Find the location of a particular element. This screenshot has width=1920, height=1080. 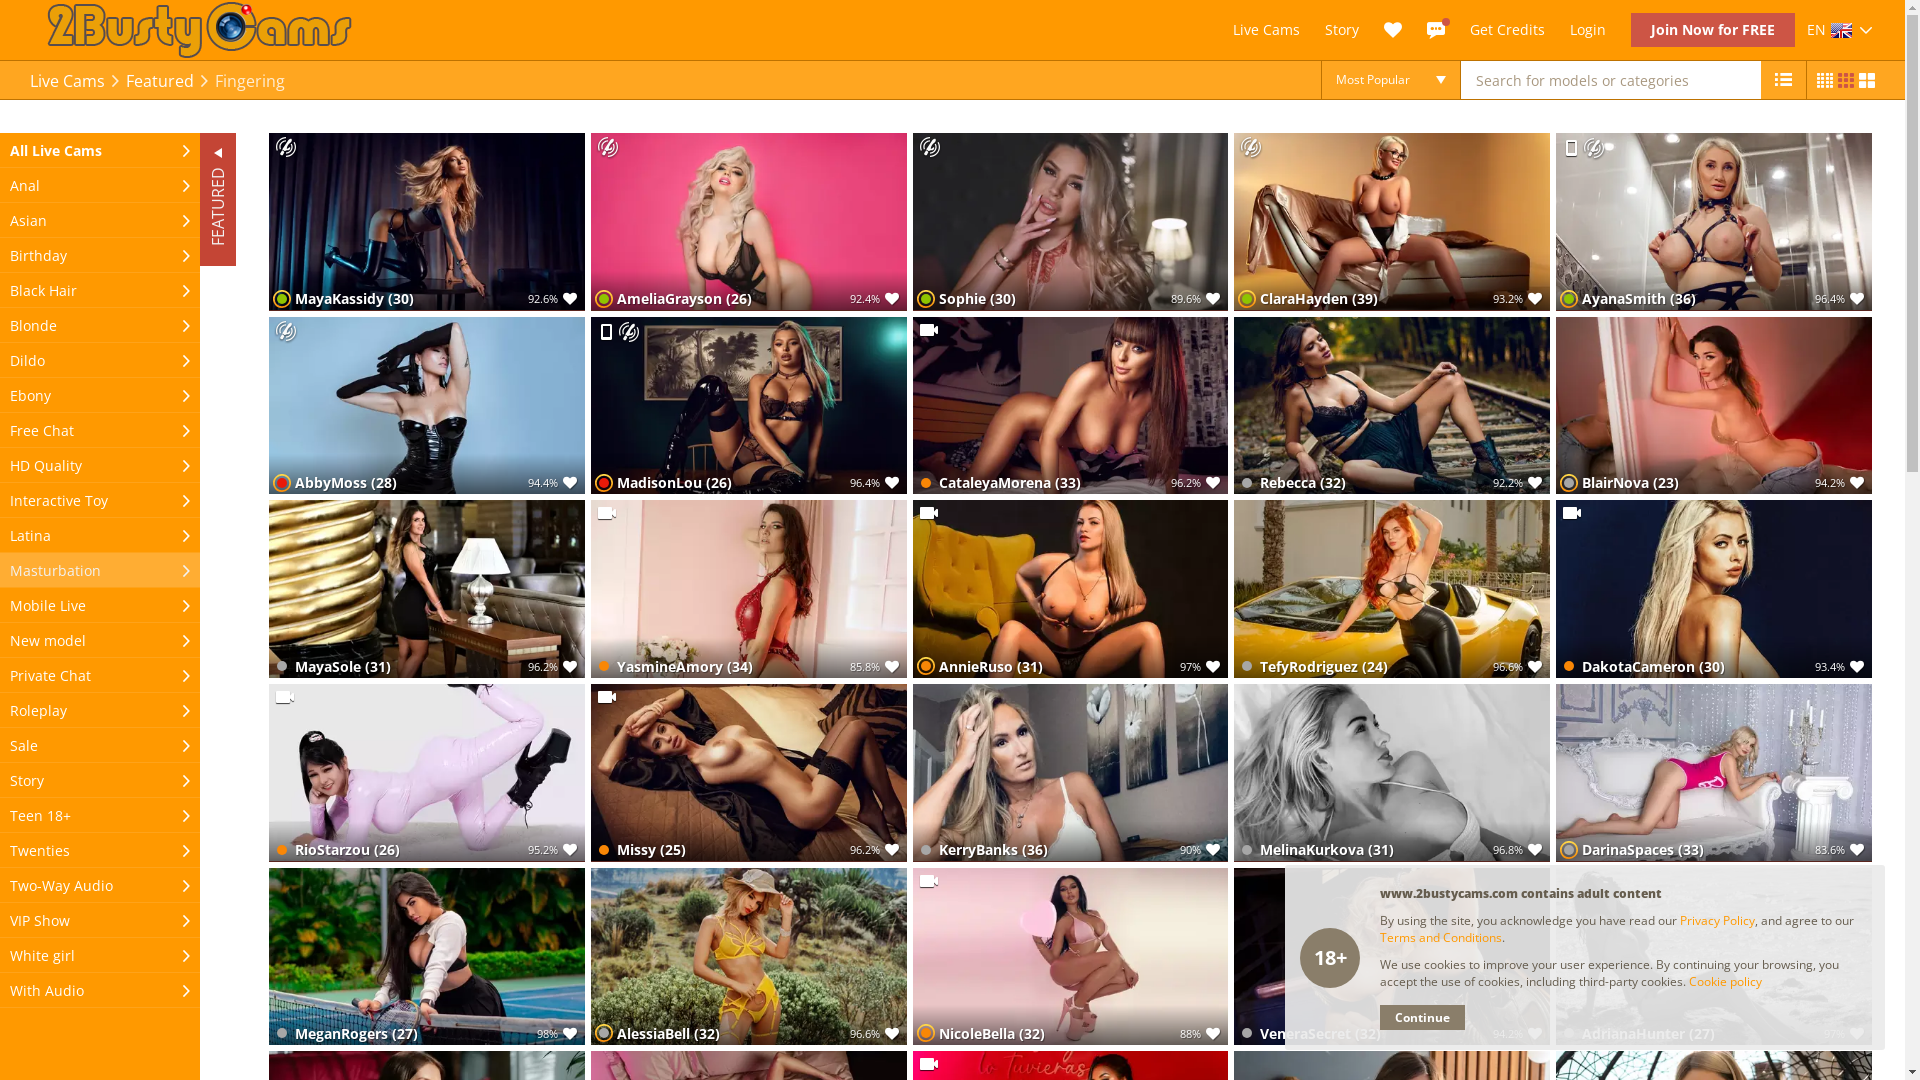

'AnnieRuso (31) is located at coordinates (1069, 588).